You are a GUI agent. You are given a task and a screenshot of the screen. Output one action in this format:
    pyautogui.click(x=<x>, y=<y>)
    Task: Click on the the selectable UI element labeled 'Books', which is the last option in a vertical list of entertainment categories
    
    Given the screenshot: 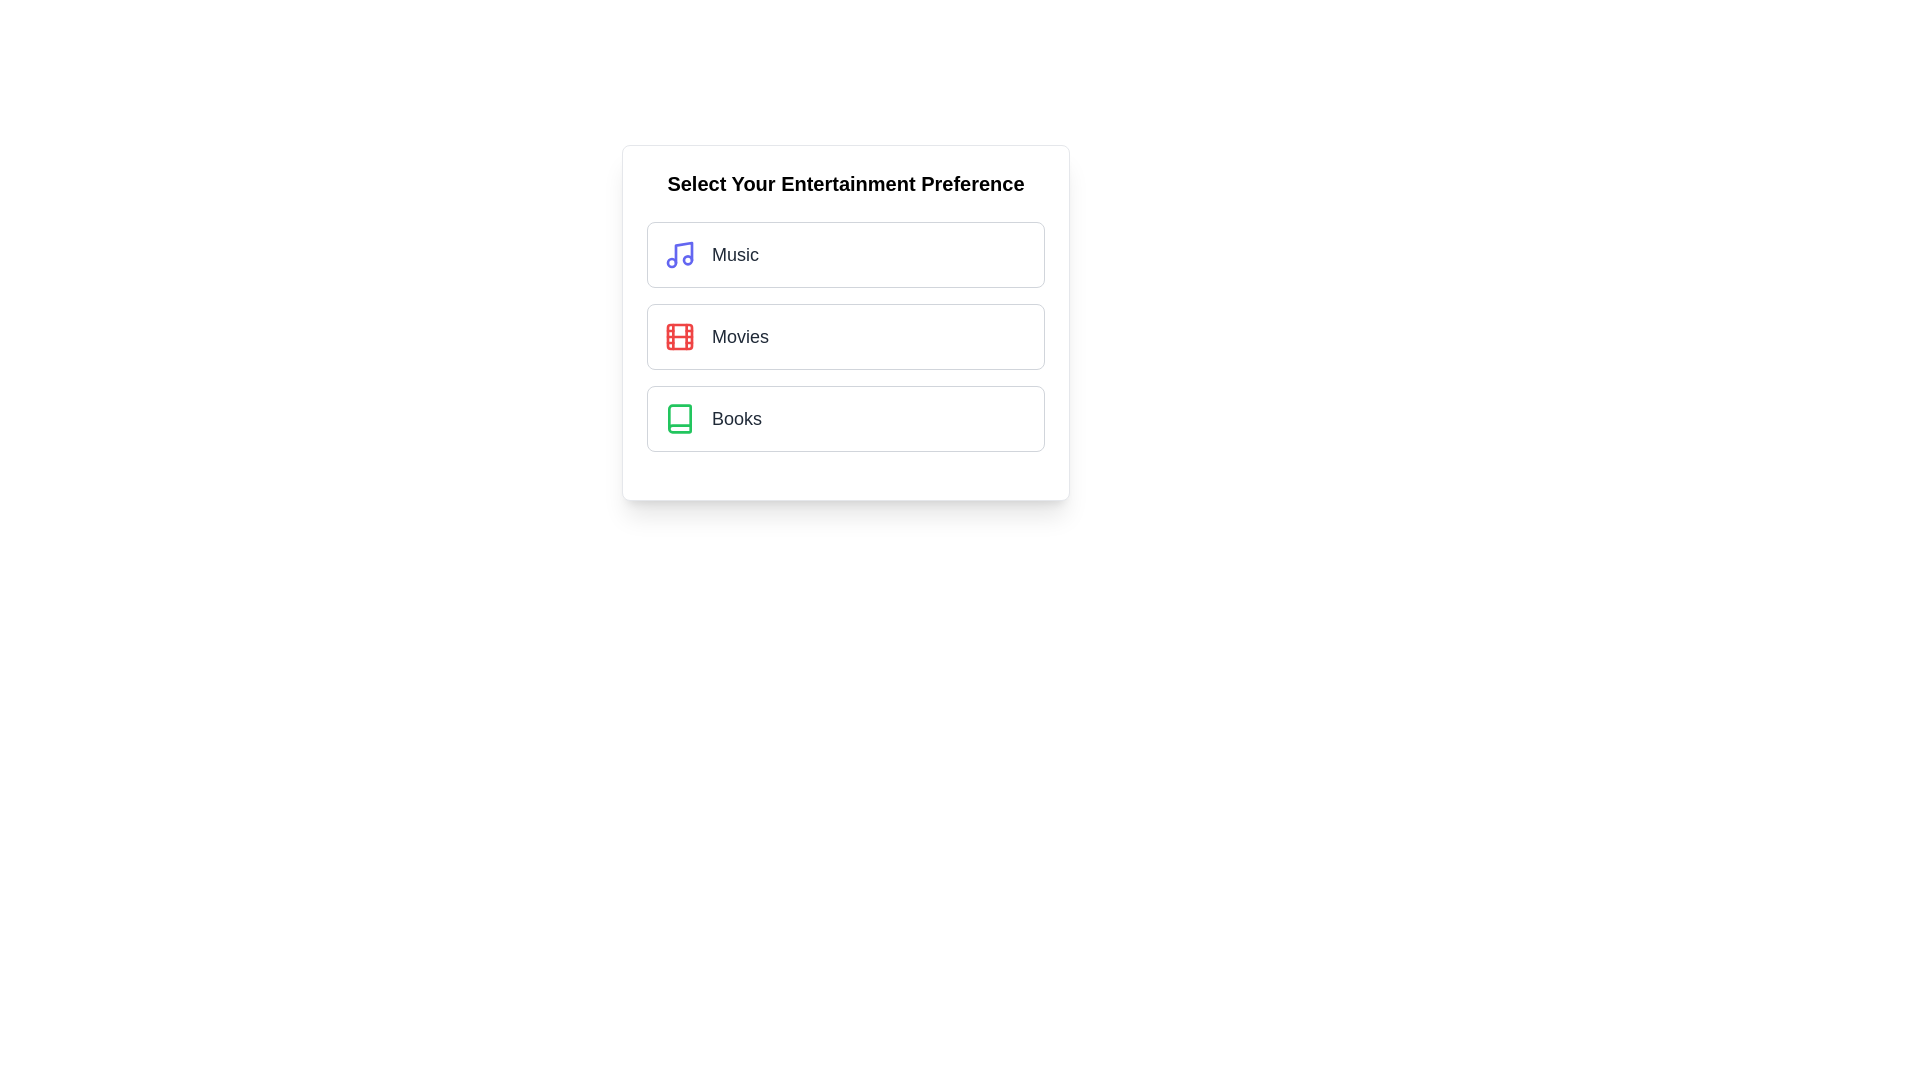 What is the action you would take?
    pyautogui.click(x=845, y=418)
    